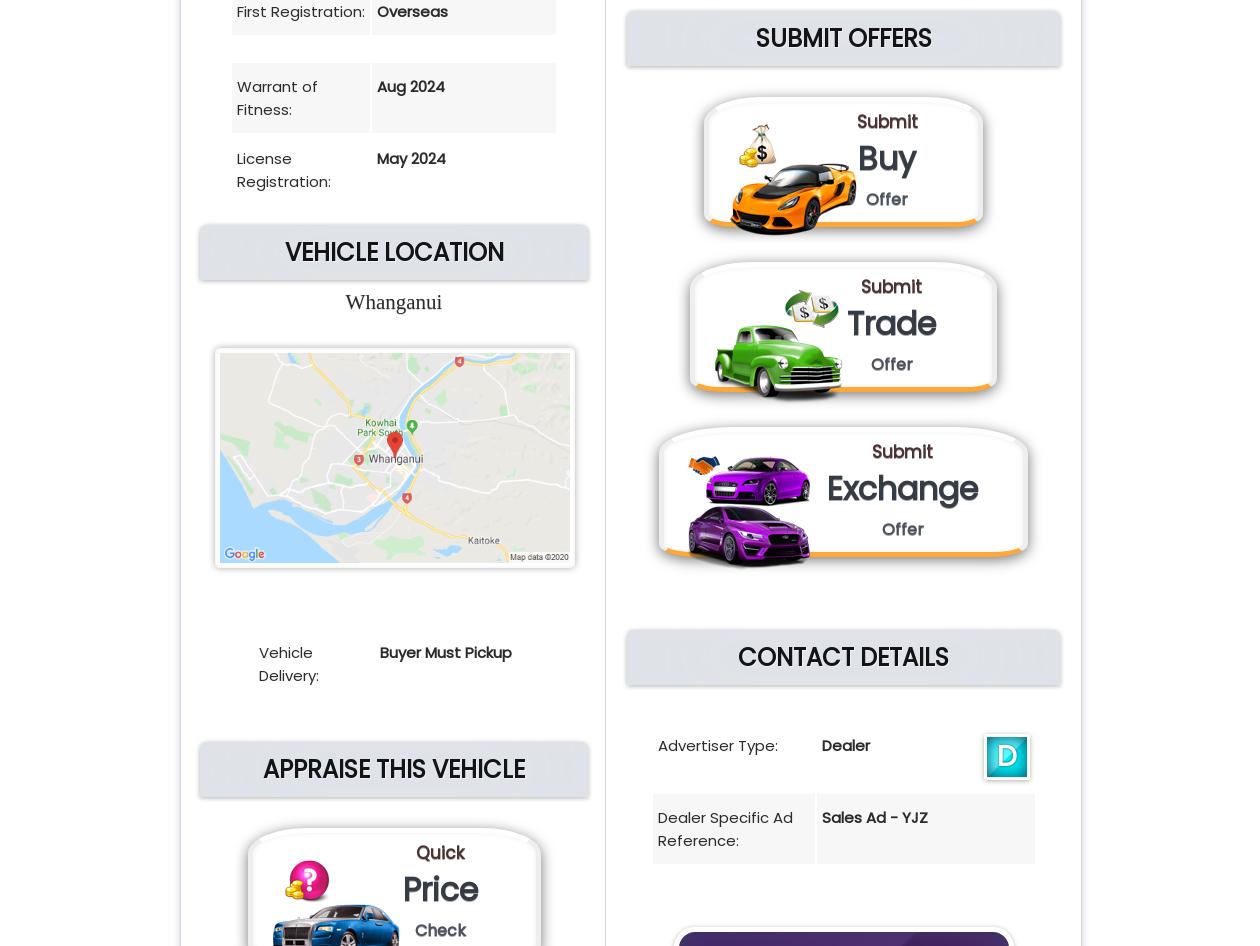 This screenshot has width=1260, height=946. Describe the element at coordinates (439, 888) in the screenshot. I see `'Price'` at that location.